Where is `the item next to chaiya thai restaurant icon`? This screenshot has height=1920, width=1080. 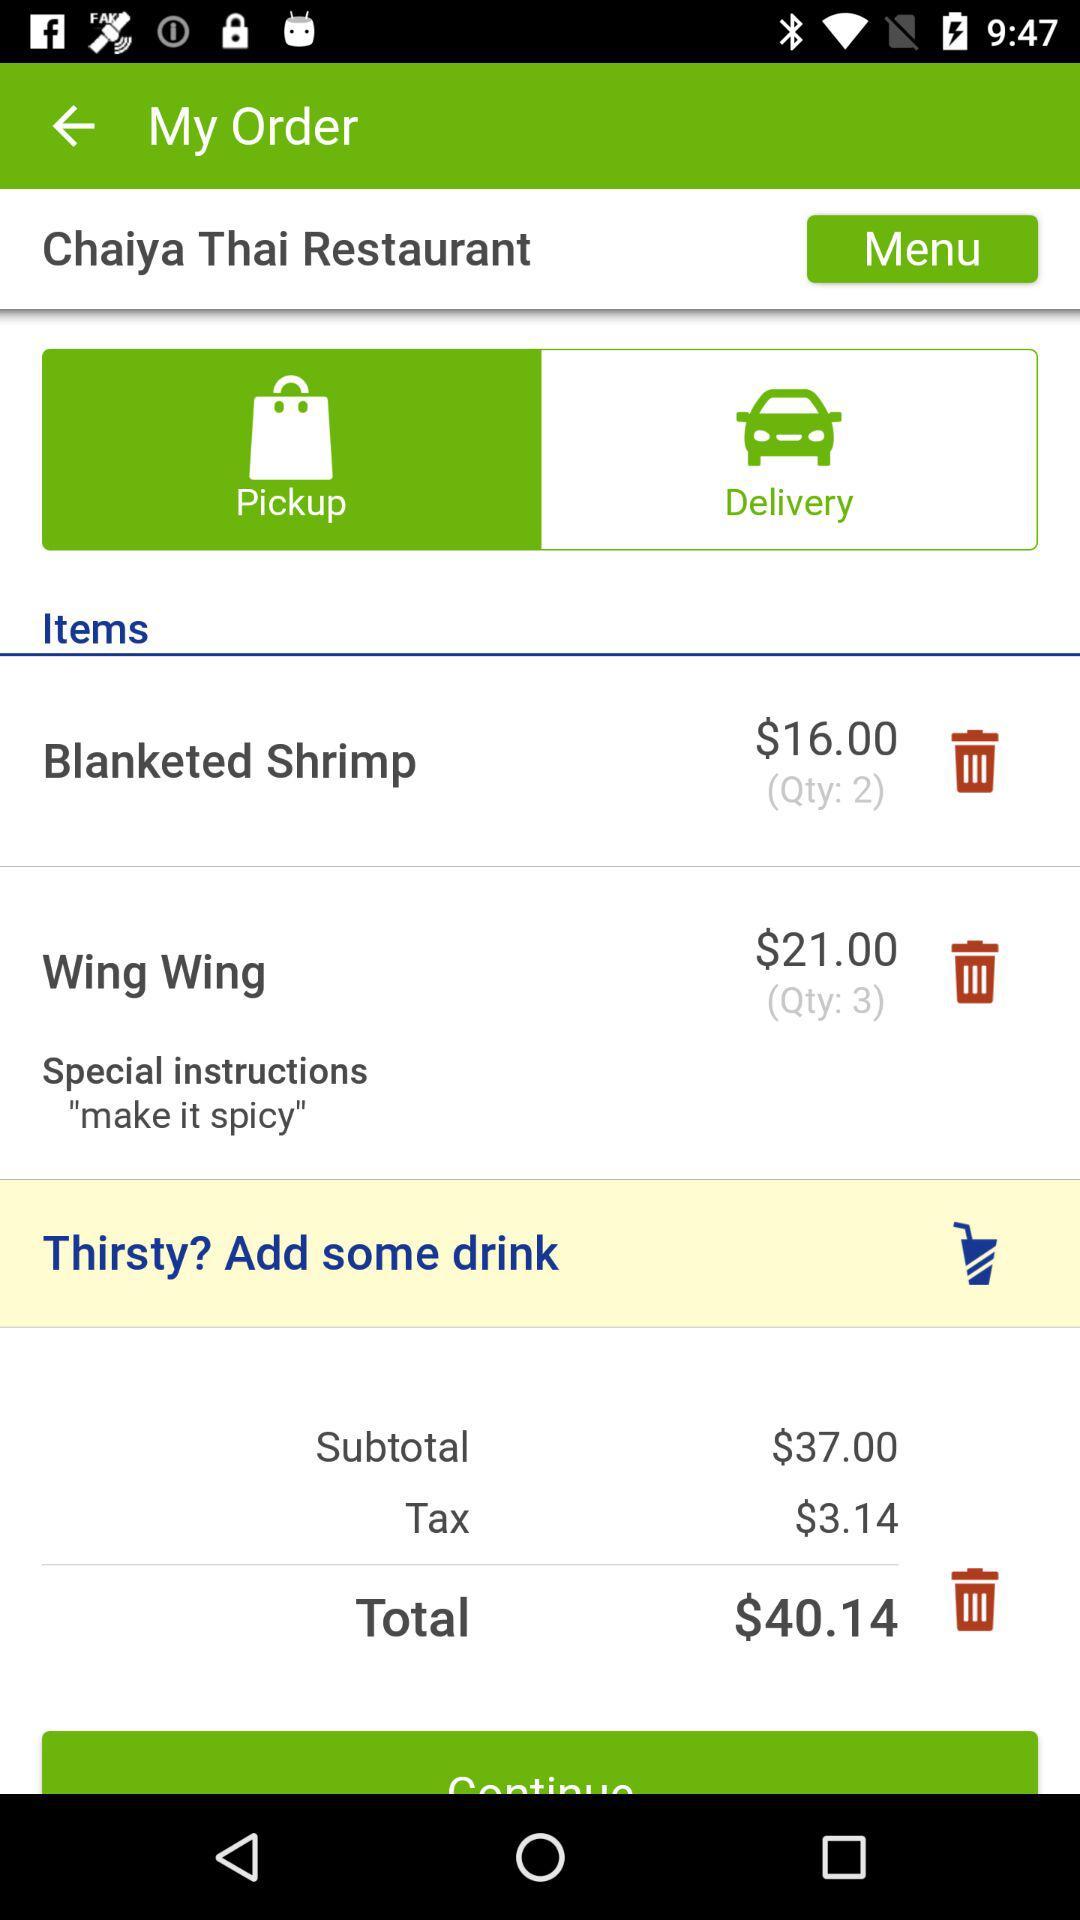 the item next to chaiya thai restaurant icon is located at coordinates (922, 248).